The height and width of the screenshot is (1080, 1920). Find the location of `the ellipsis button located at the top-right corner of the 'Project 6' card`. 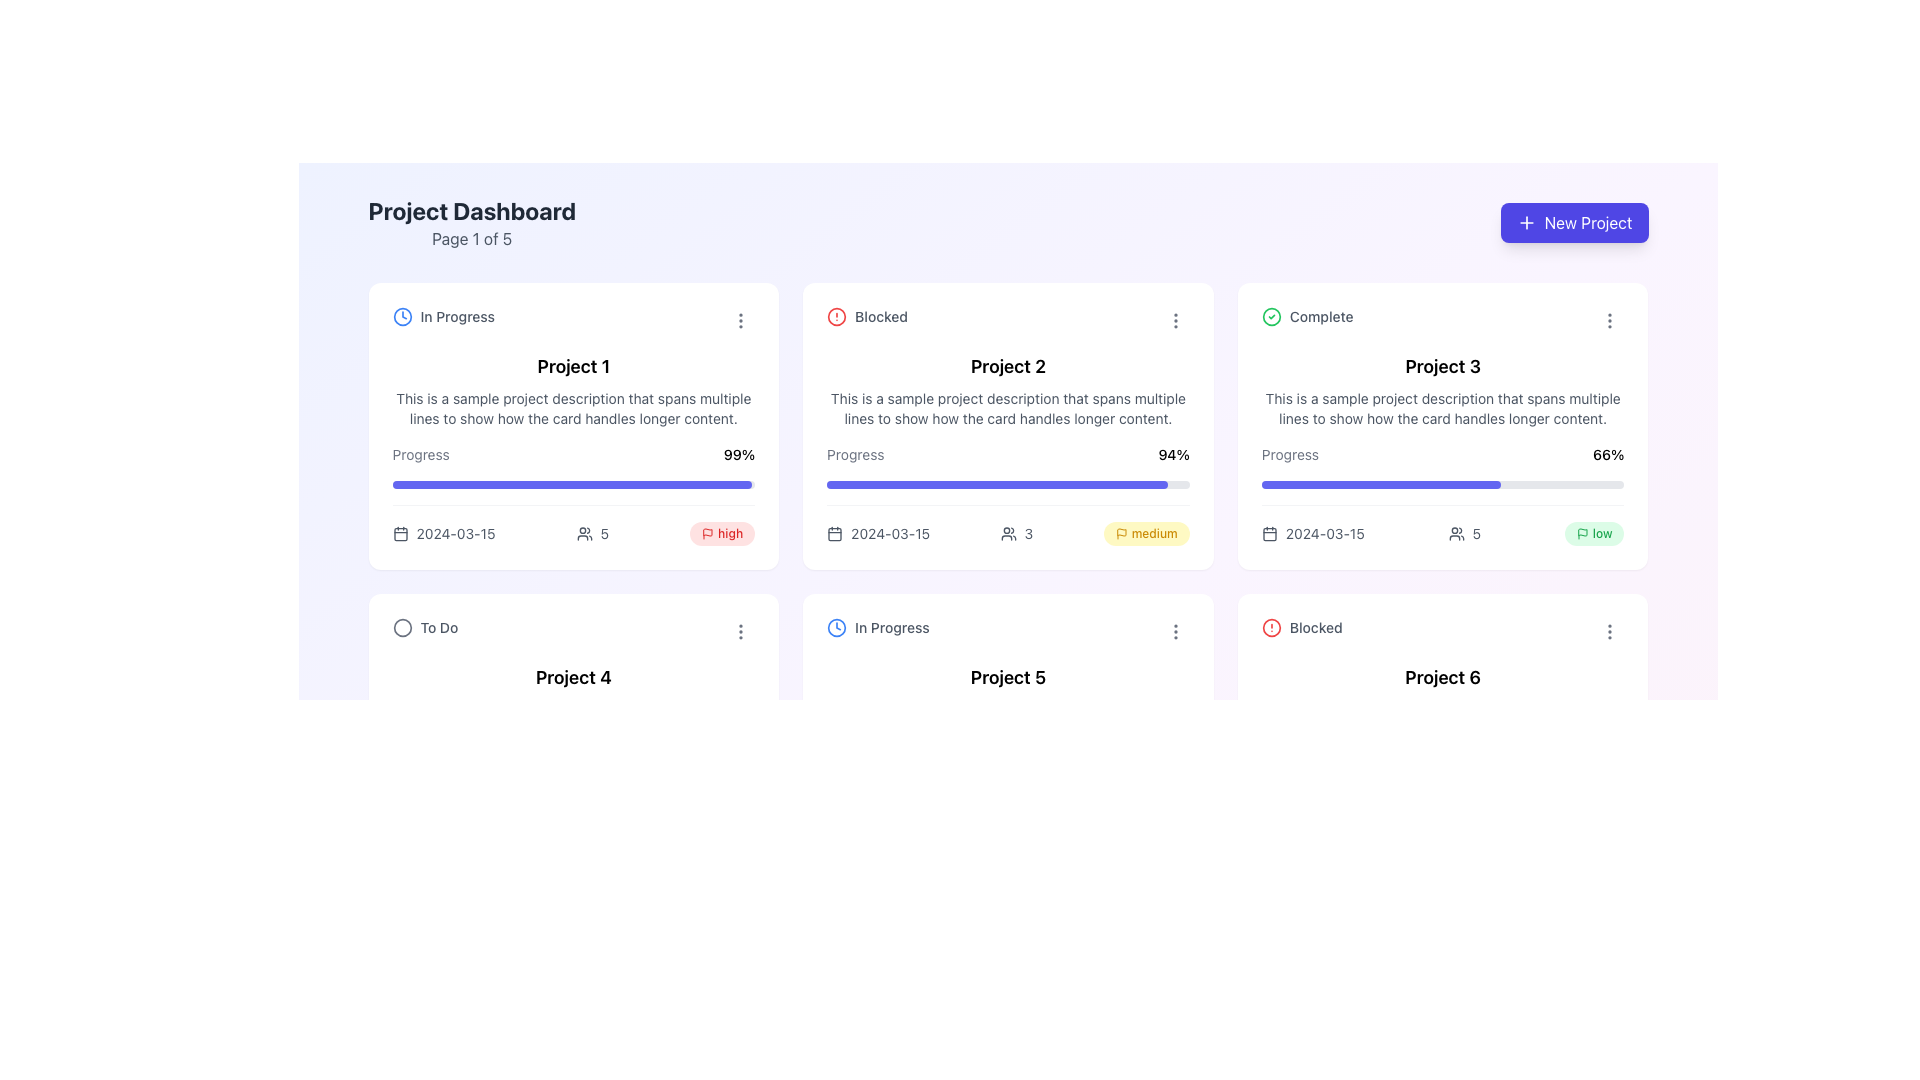

the ellipsis button located at the top-right corner of the 'Project 6' card is located at coordinates (1610, 632).